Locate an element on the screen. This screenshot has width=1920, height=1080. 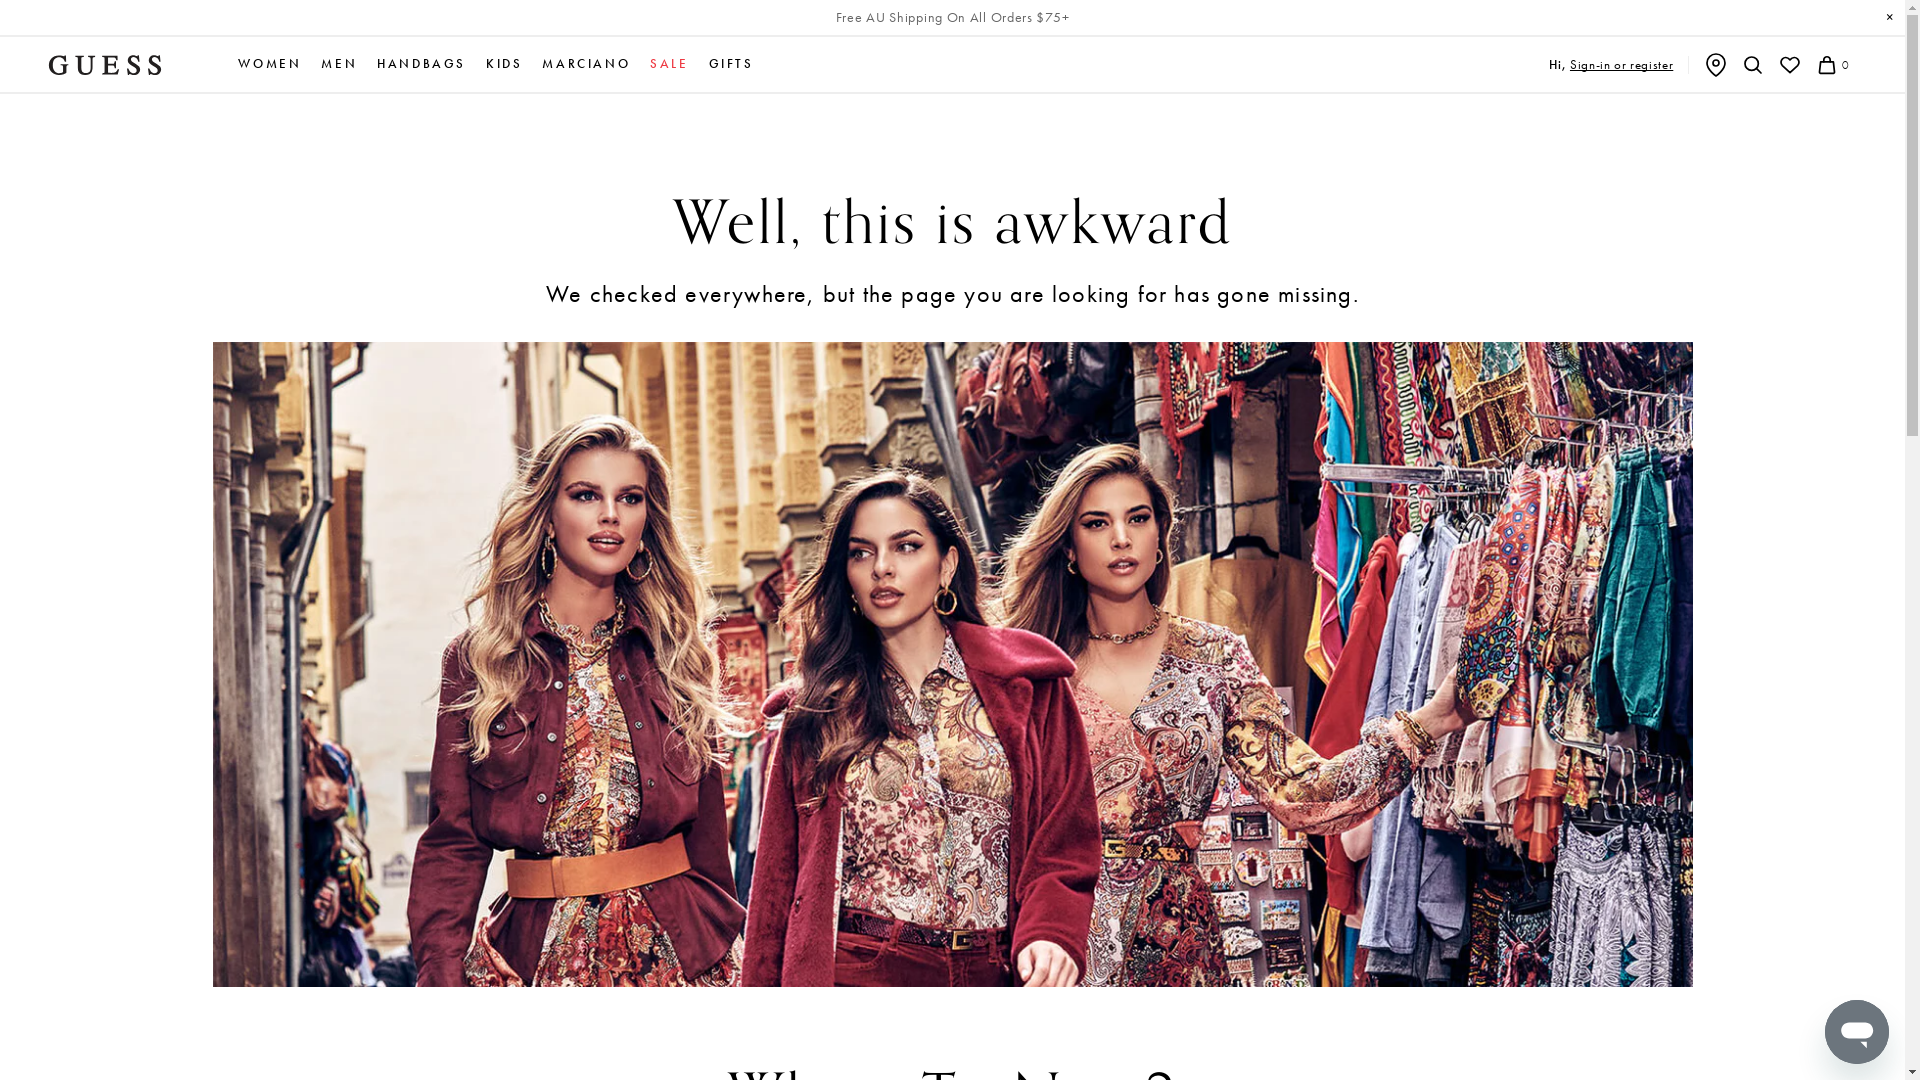
'WOMEN' is located at coordinates (268, 63).